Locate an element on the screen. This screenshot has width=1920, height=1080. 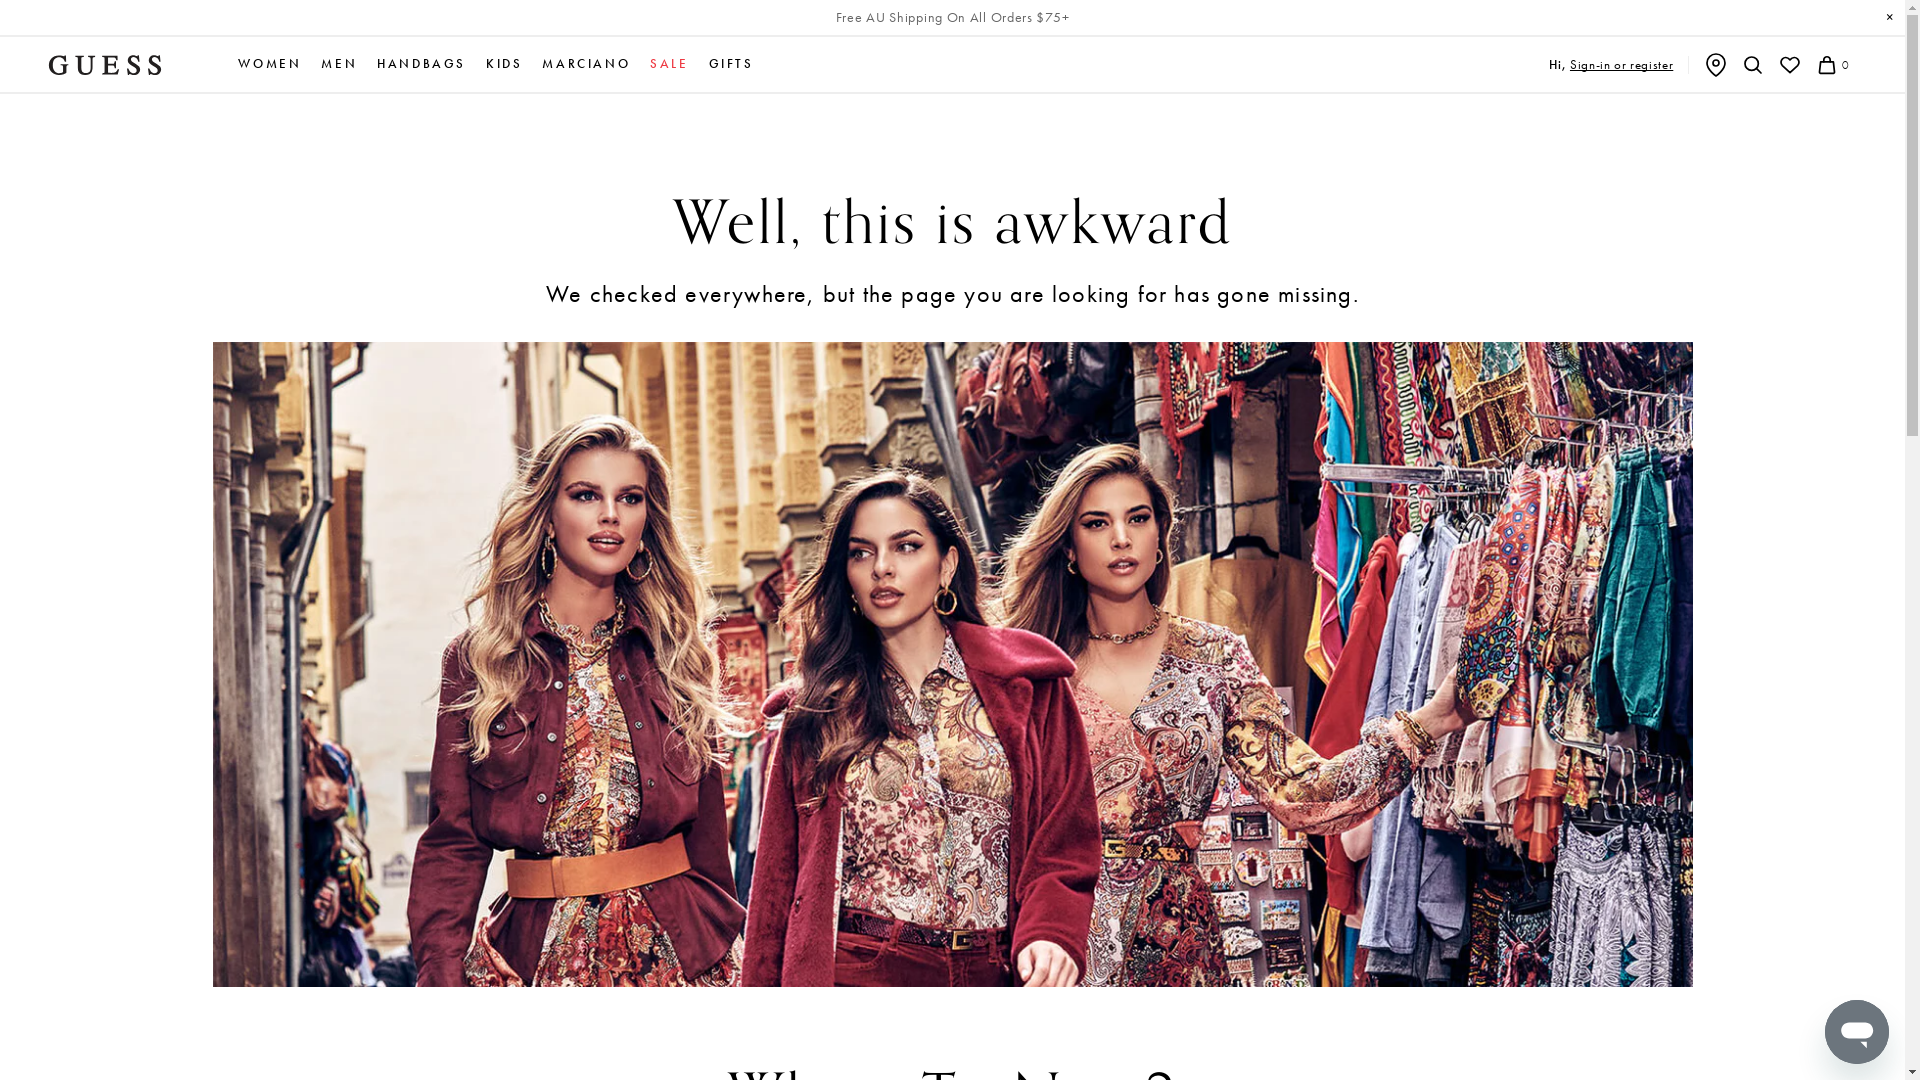
'WOMEN' is located at coordinates (268, 63).